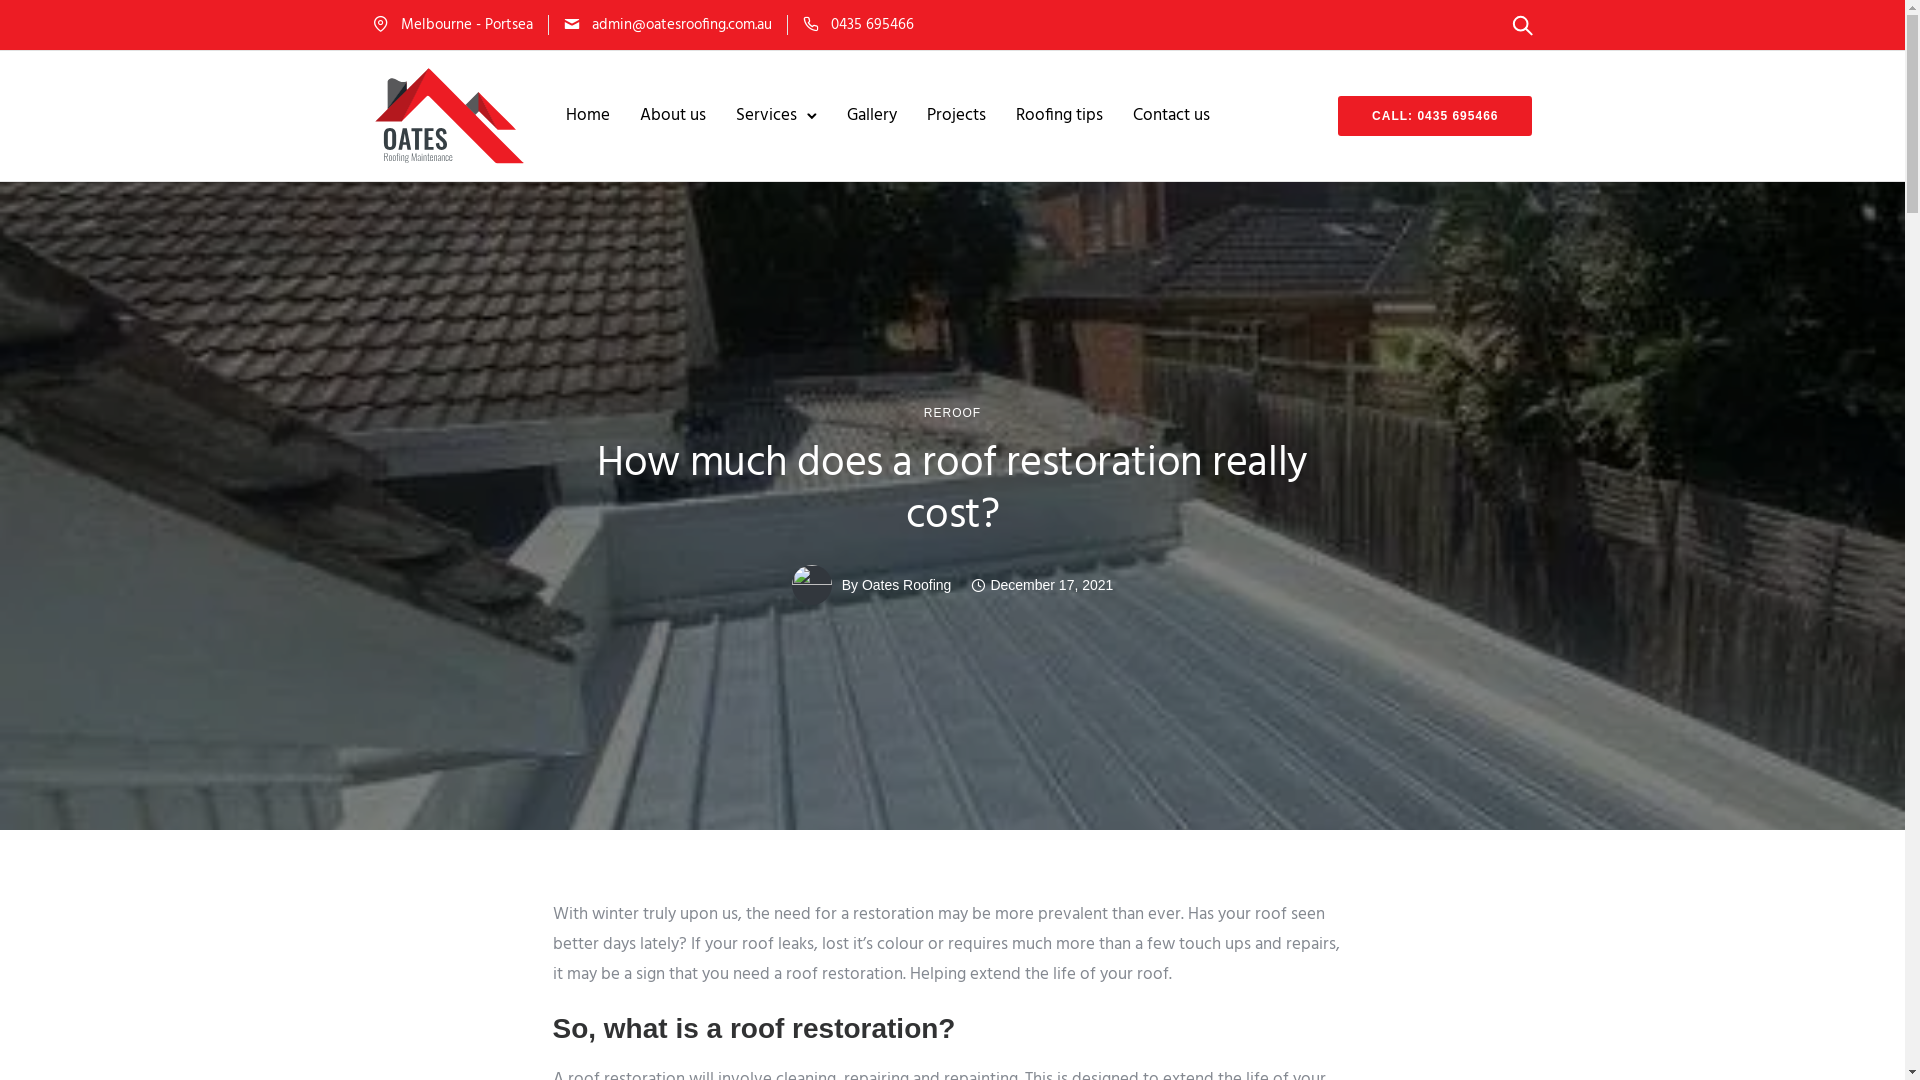 The height and width of the screenshot is (1080, 1920). Describe the element at coordinates (1171, 115) in the screenshot. I see `'Contact us'` at that location.